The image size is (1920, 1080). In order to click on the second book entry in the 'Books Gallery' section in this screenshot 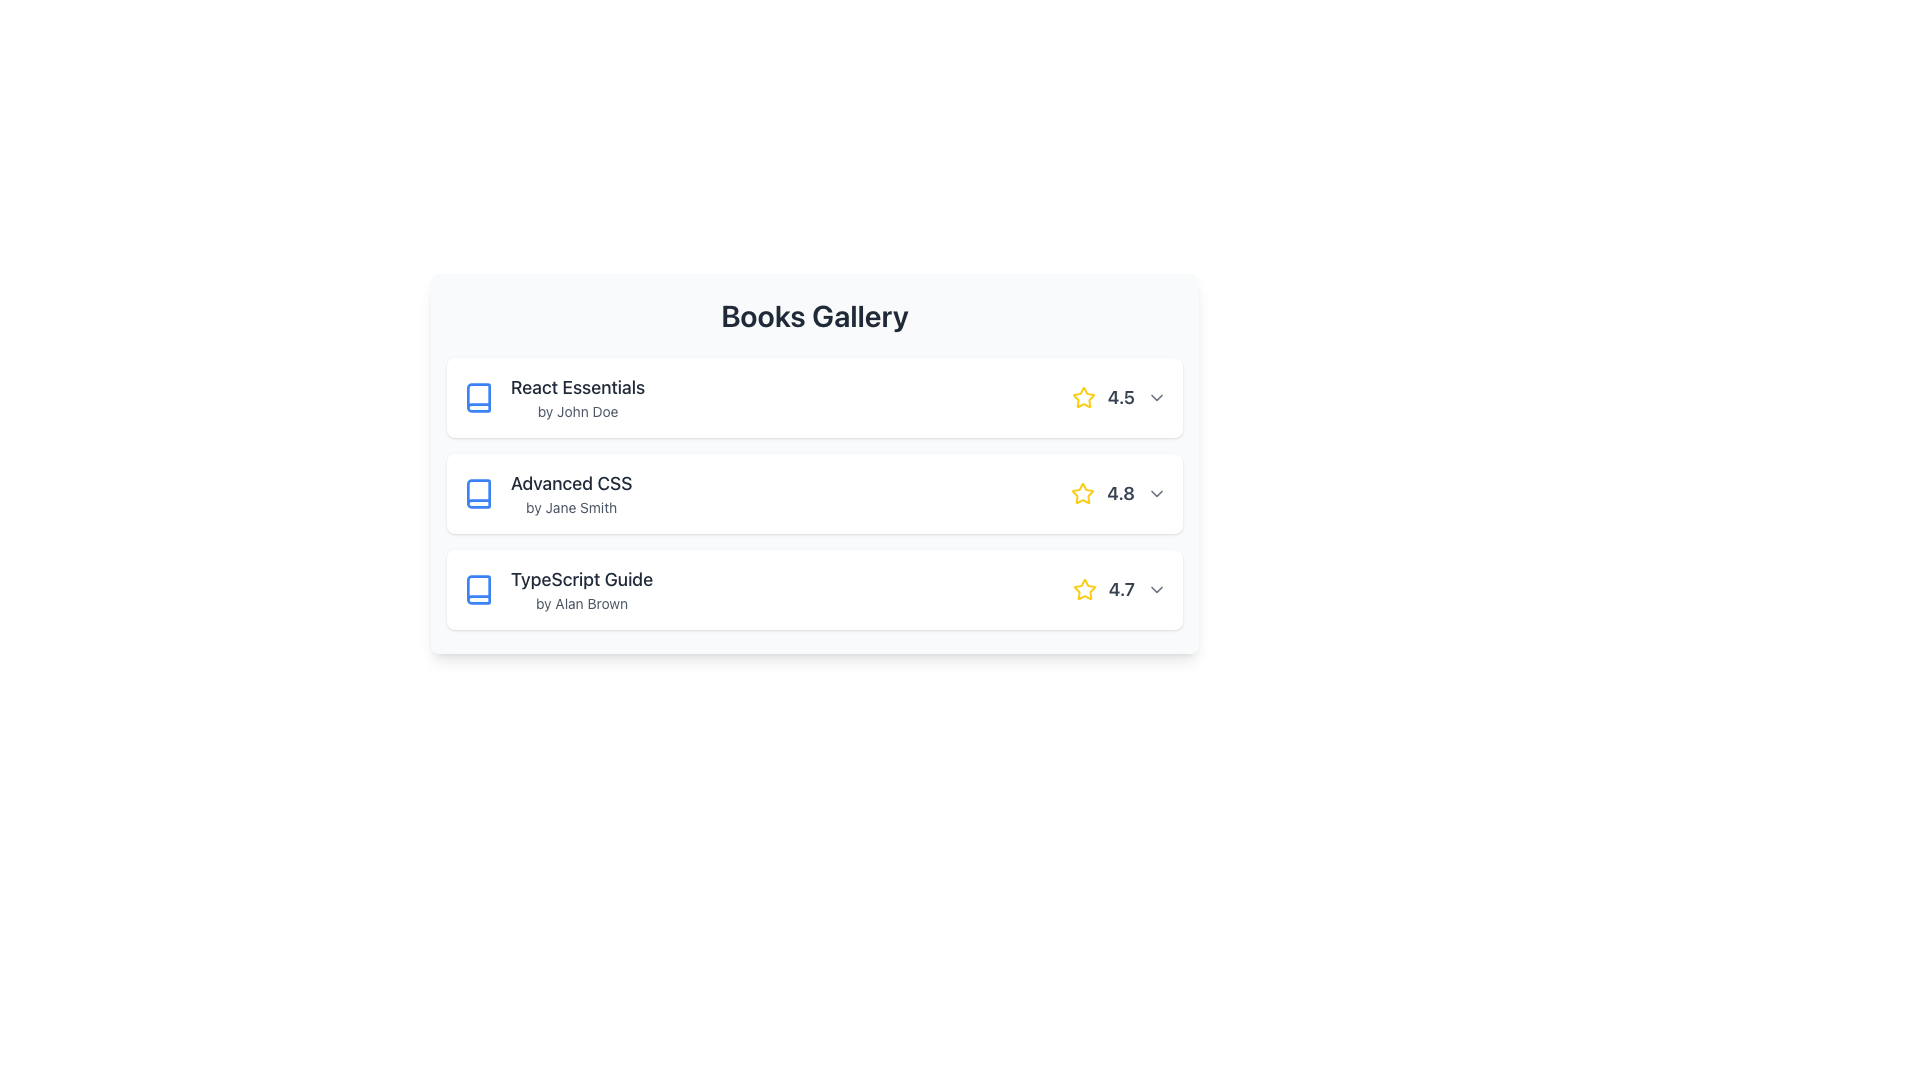, I will do `click(547, 493)`.